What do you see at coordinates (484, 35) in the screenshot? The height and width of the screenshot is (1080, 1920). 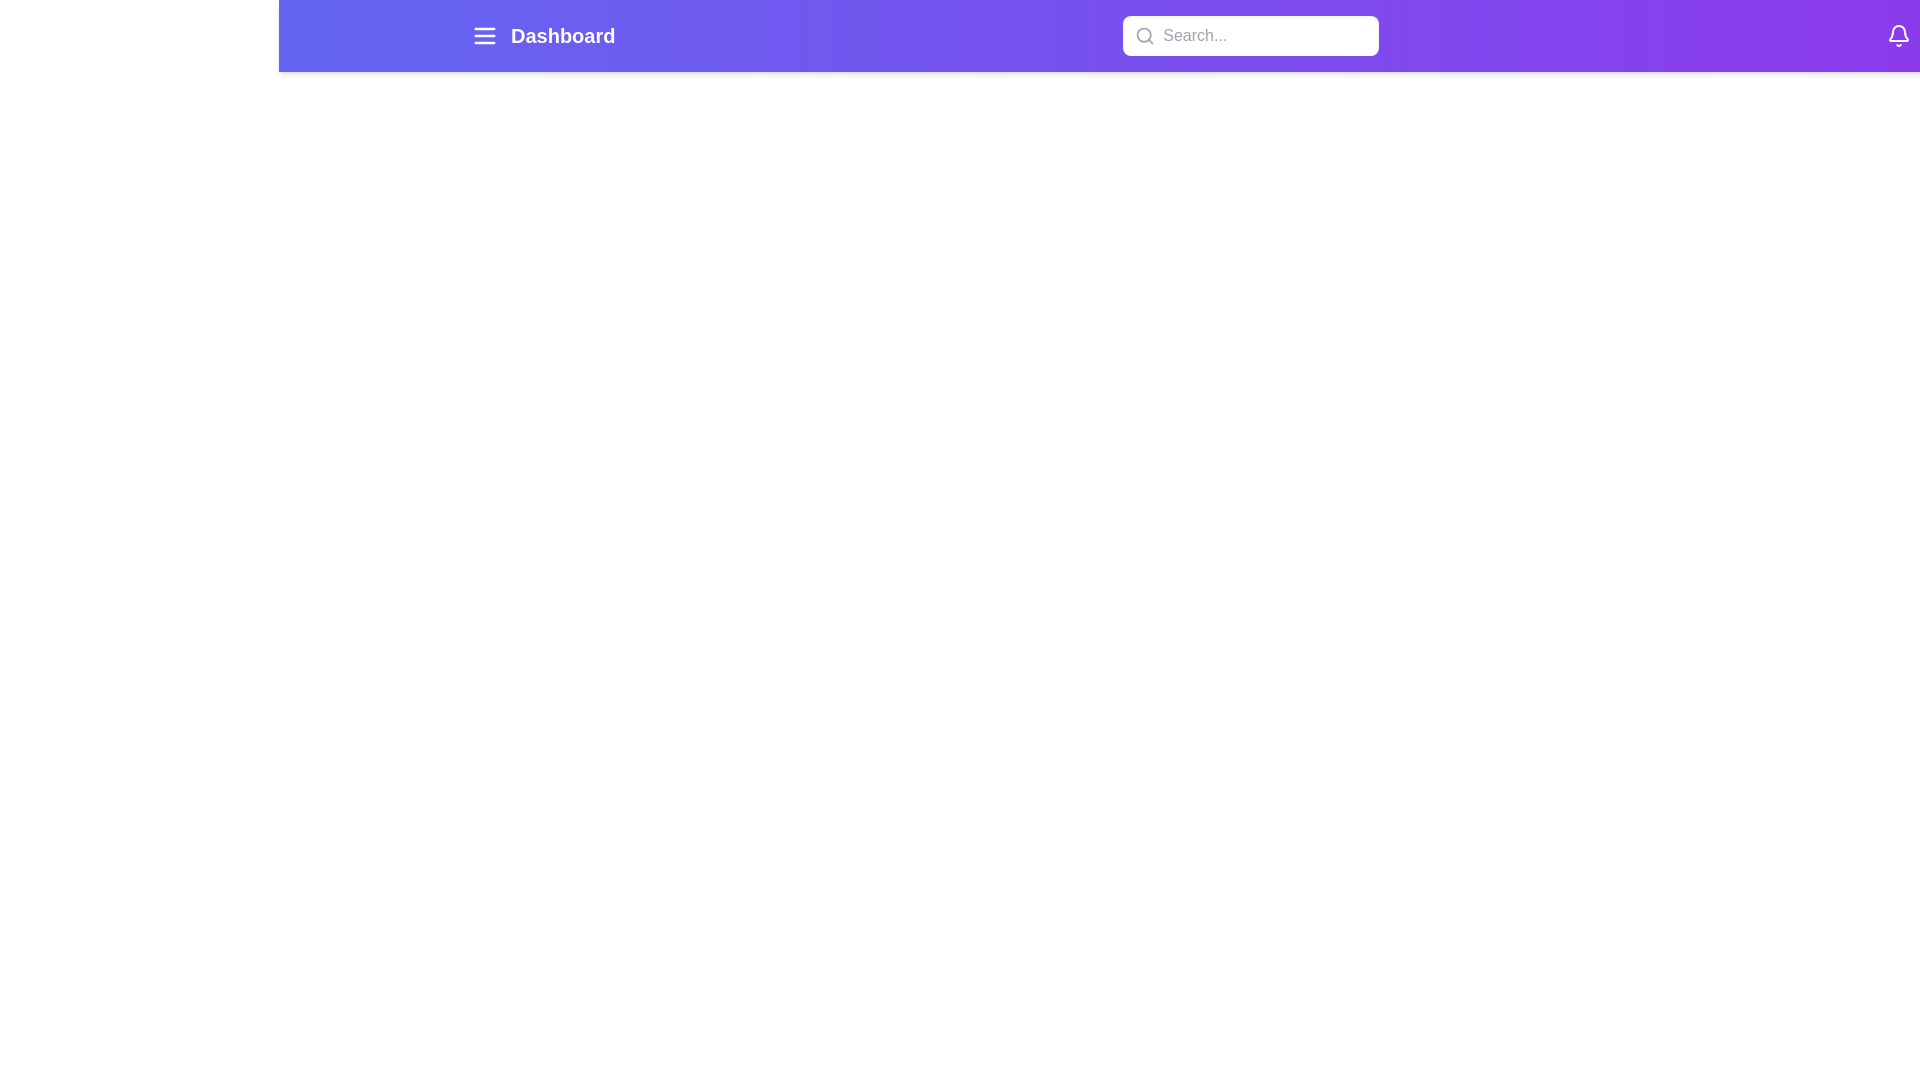 I see `the menu icon in the top-left corner` at bounding box center [484, 35].